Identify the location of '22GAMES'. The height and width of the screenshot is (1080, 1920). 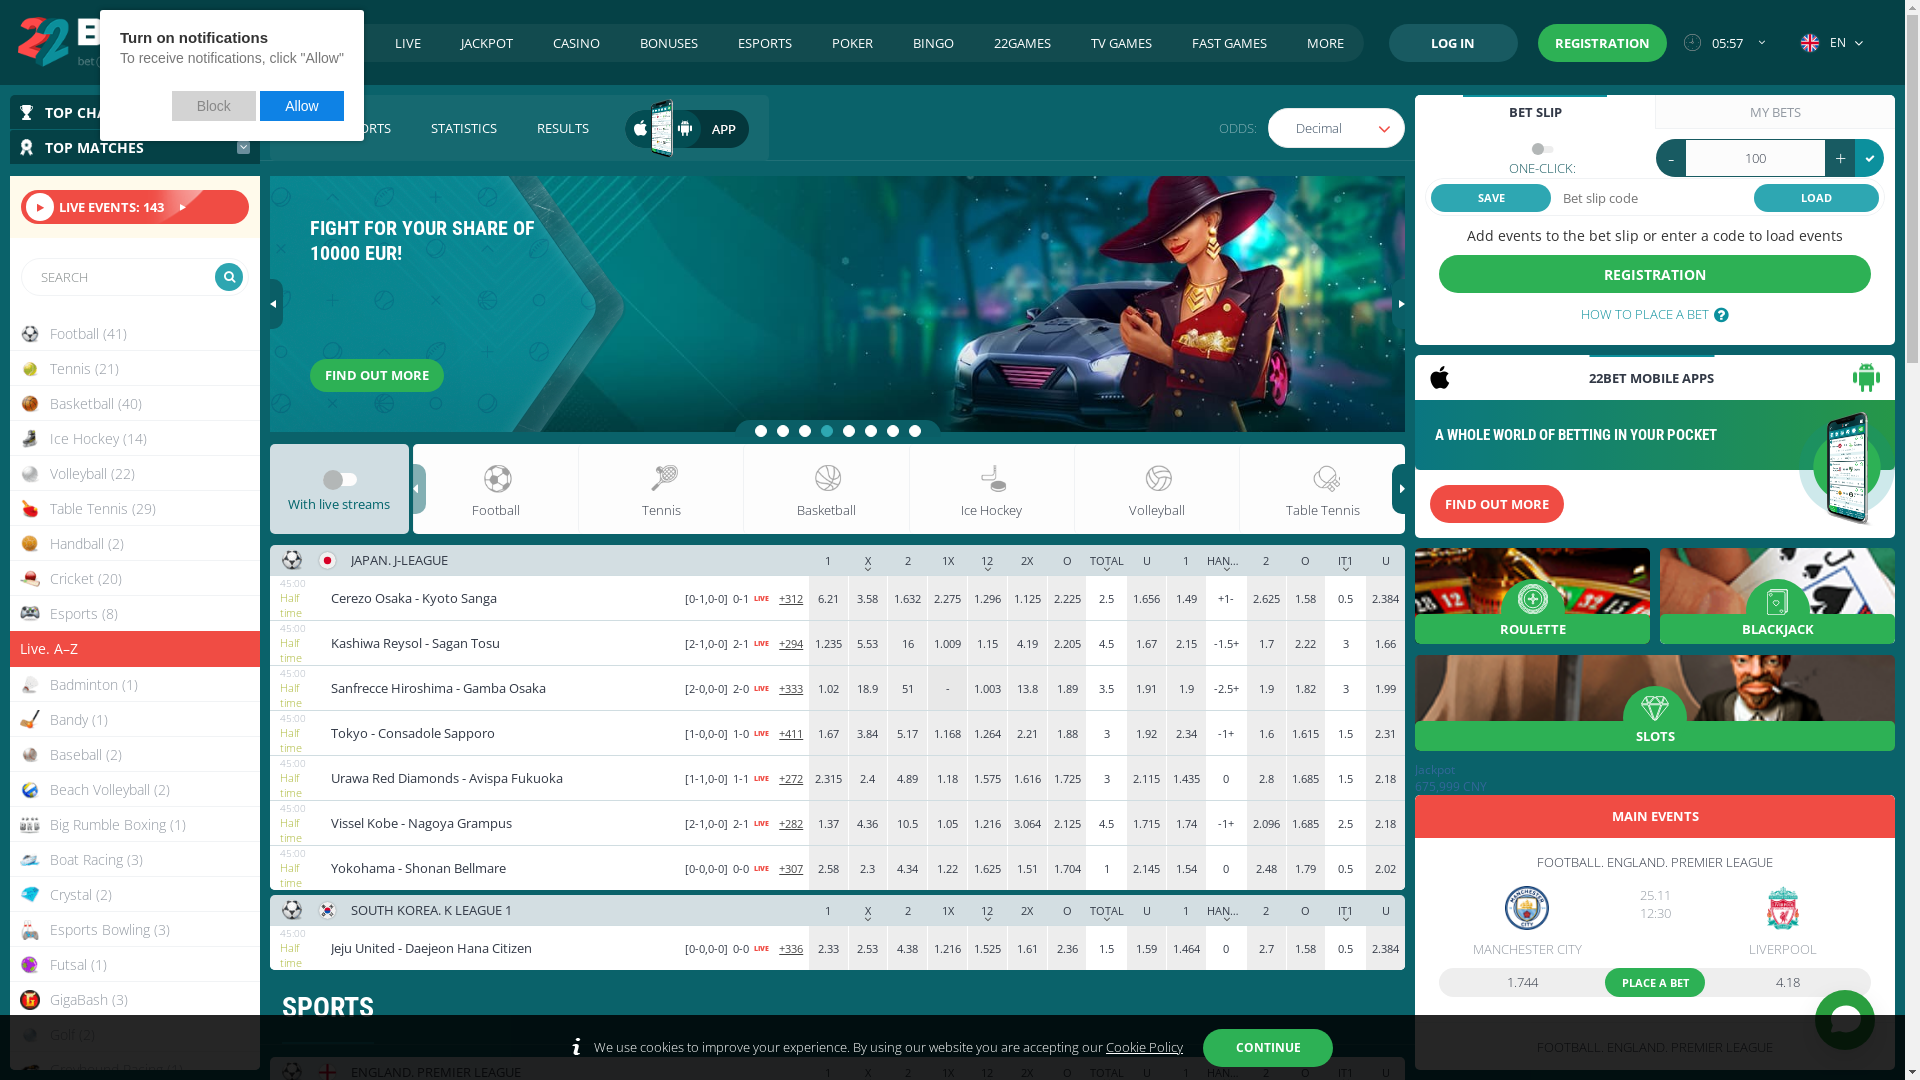
(1022, 42).